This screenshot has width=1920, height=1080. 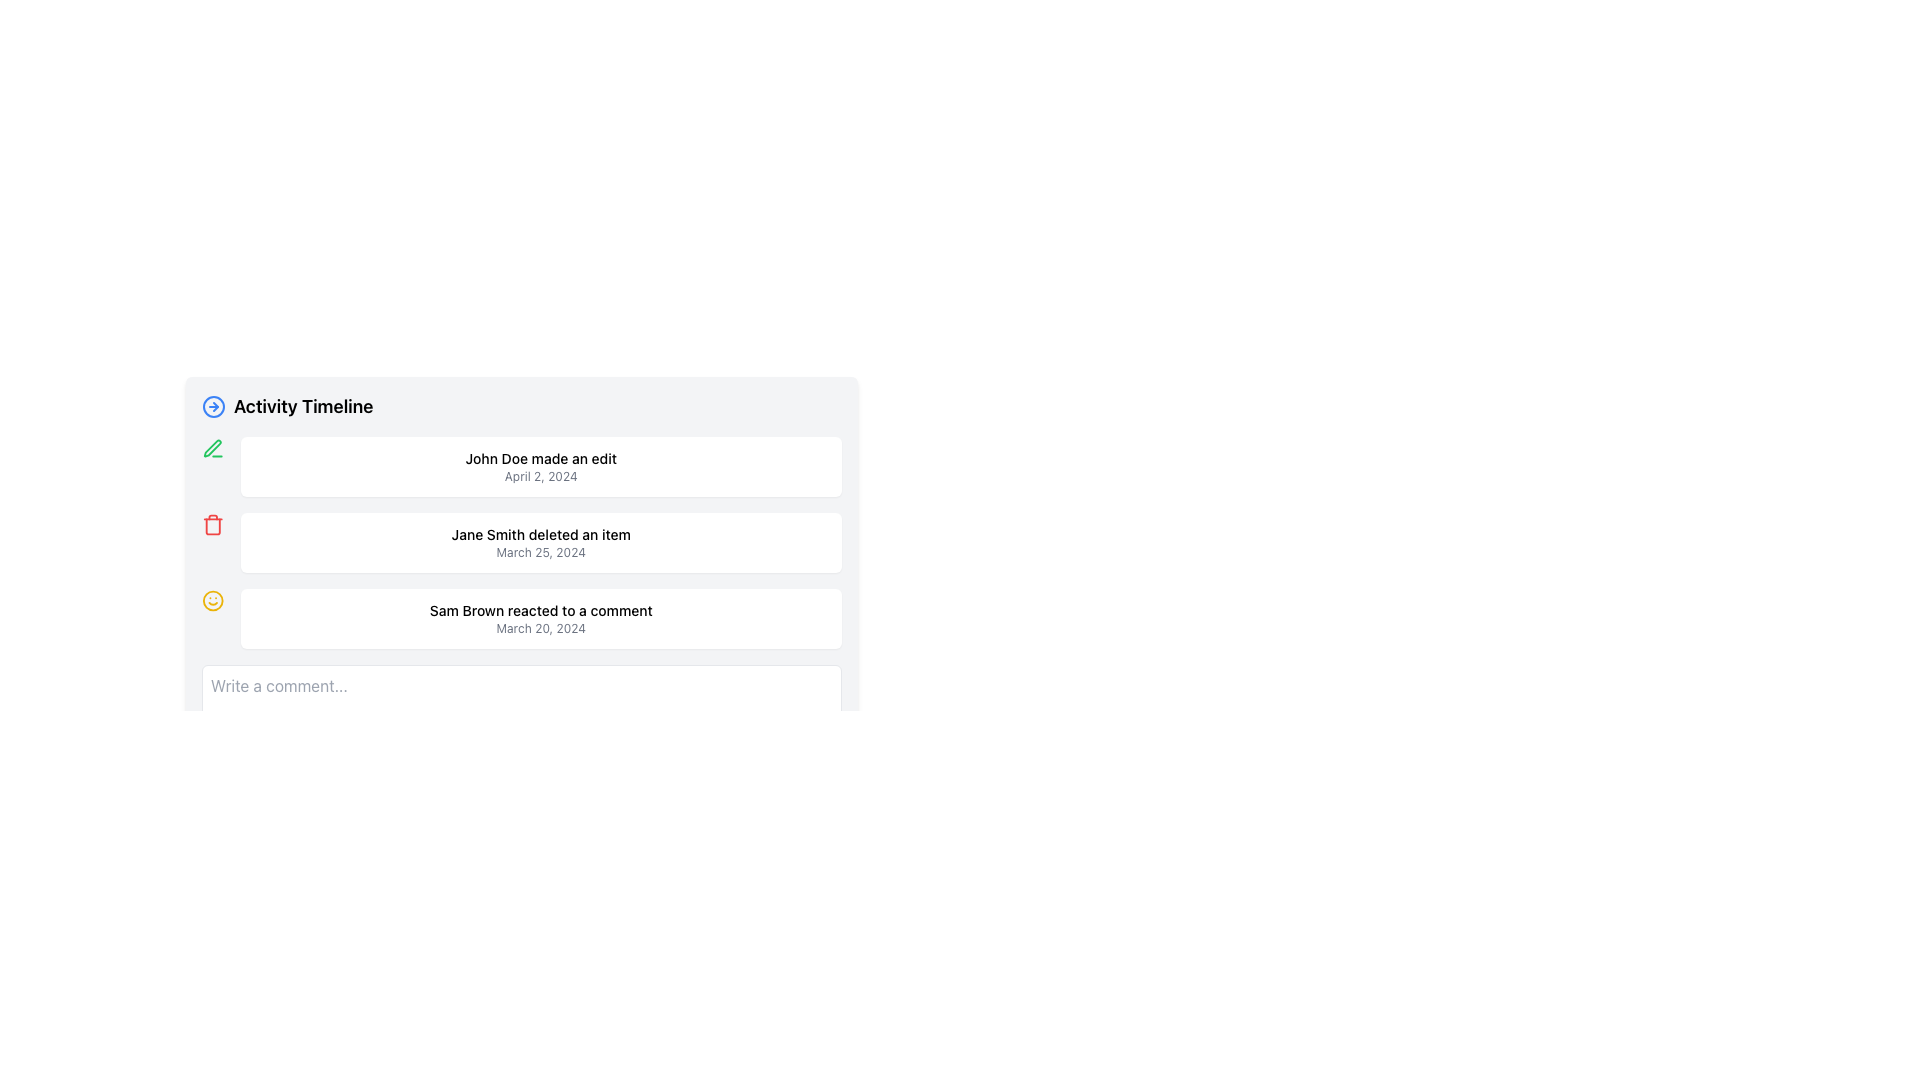 I want to click on the text block displaying 'March 25, 2024', which is positioned beneath 'Jane Smith deleted an item' in a white, rounded rectangle, so click(x=541, y=552).